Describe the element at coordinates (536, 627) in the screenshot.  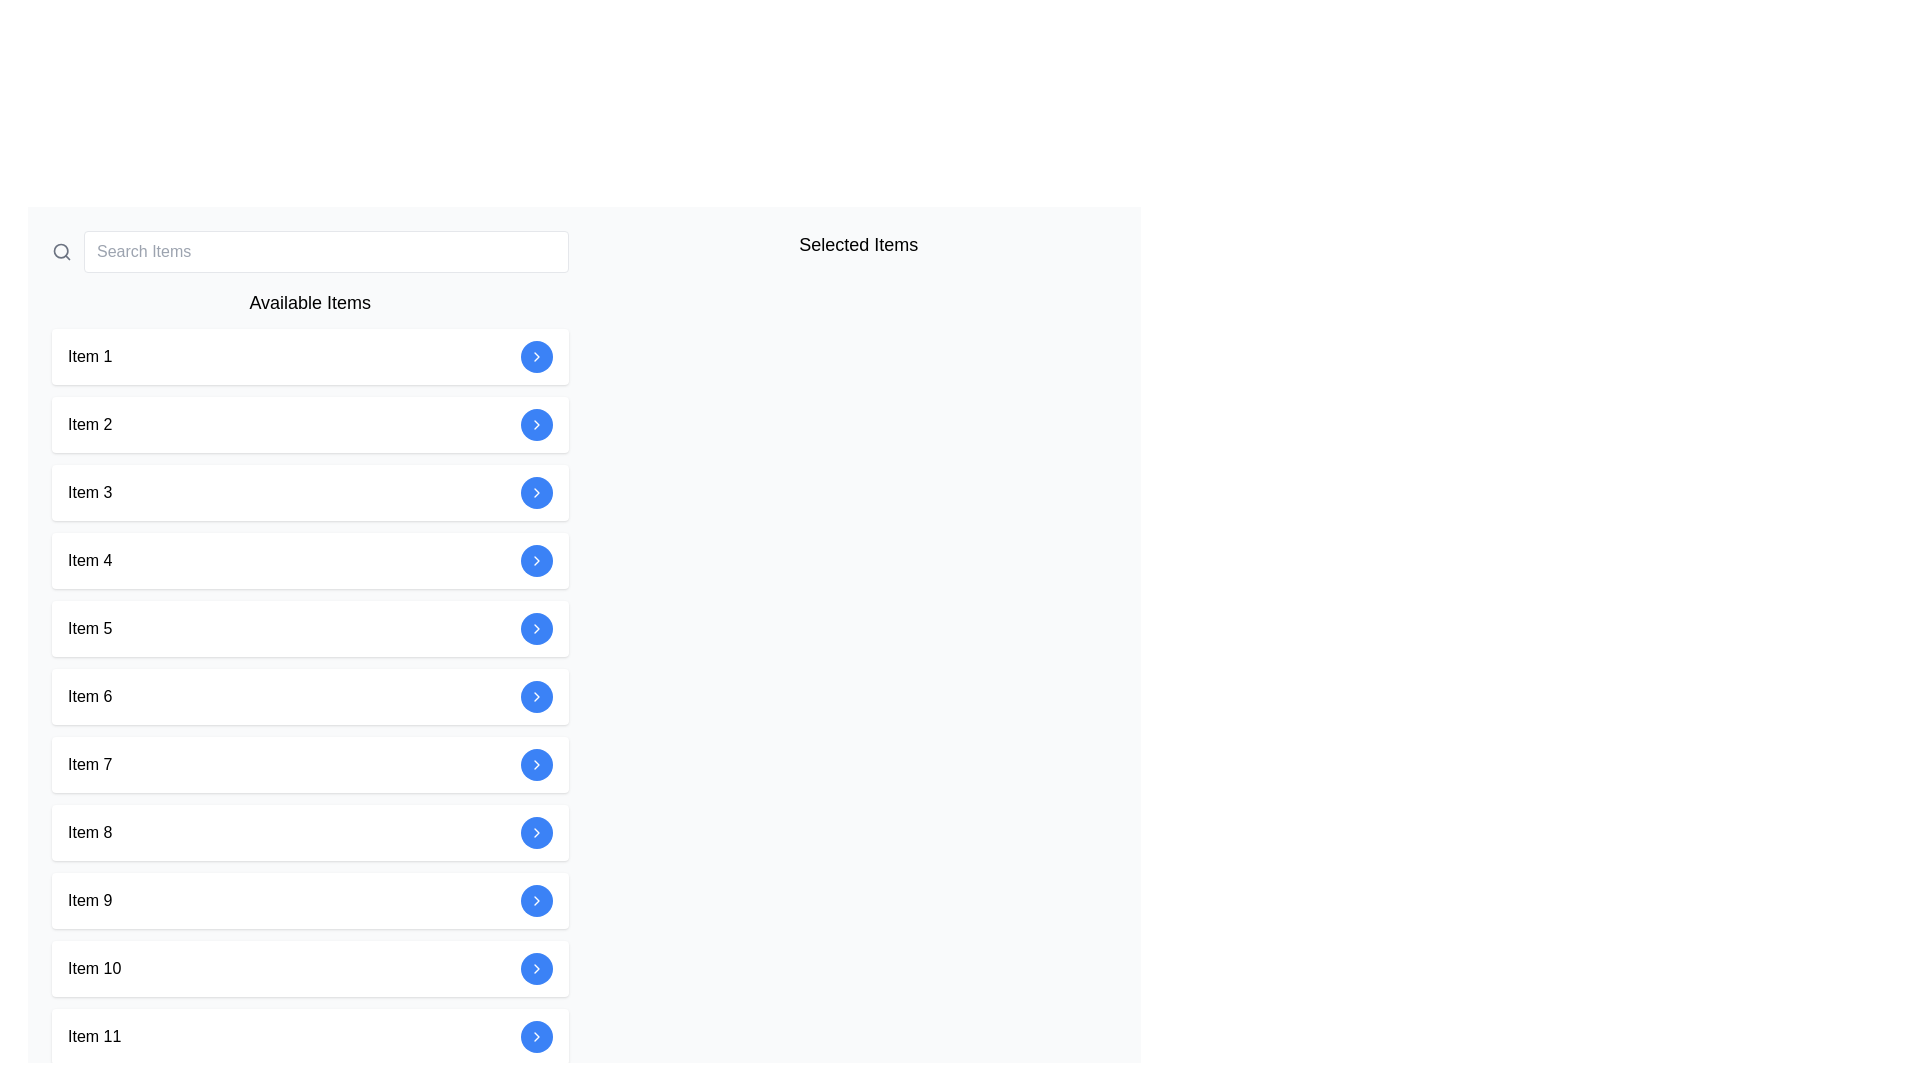
I see `the blue circular icon on the right side of the 'Item 5' entry in the 'Available Items' list` at that location.